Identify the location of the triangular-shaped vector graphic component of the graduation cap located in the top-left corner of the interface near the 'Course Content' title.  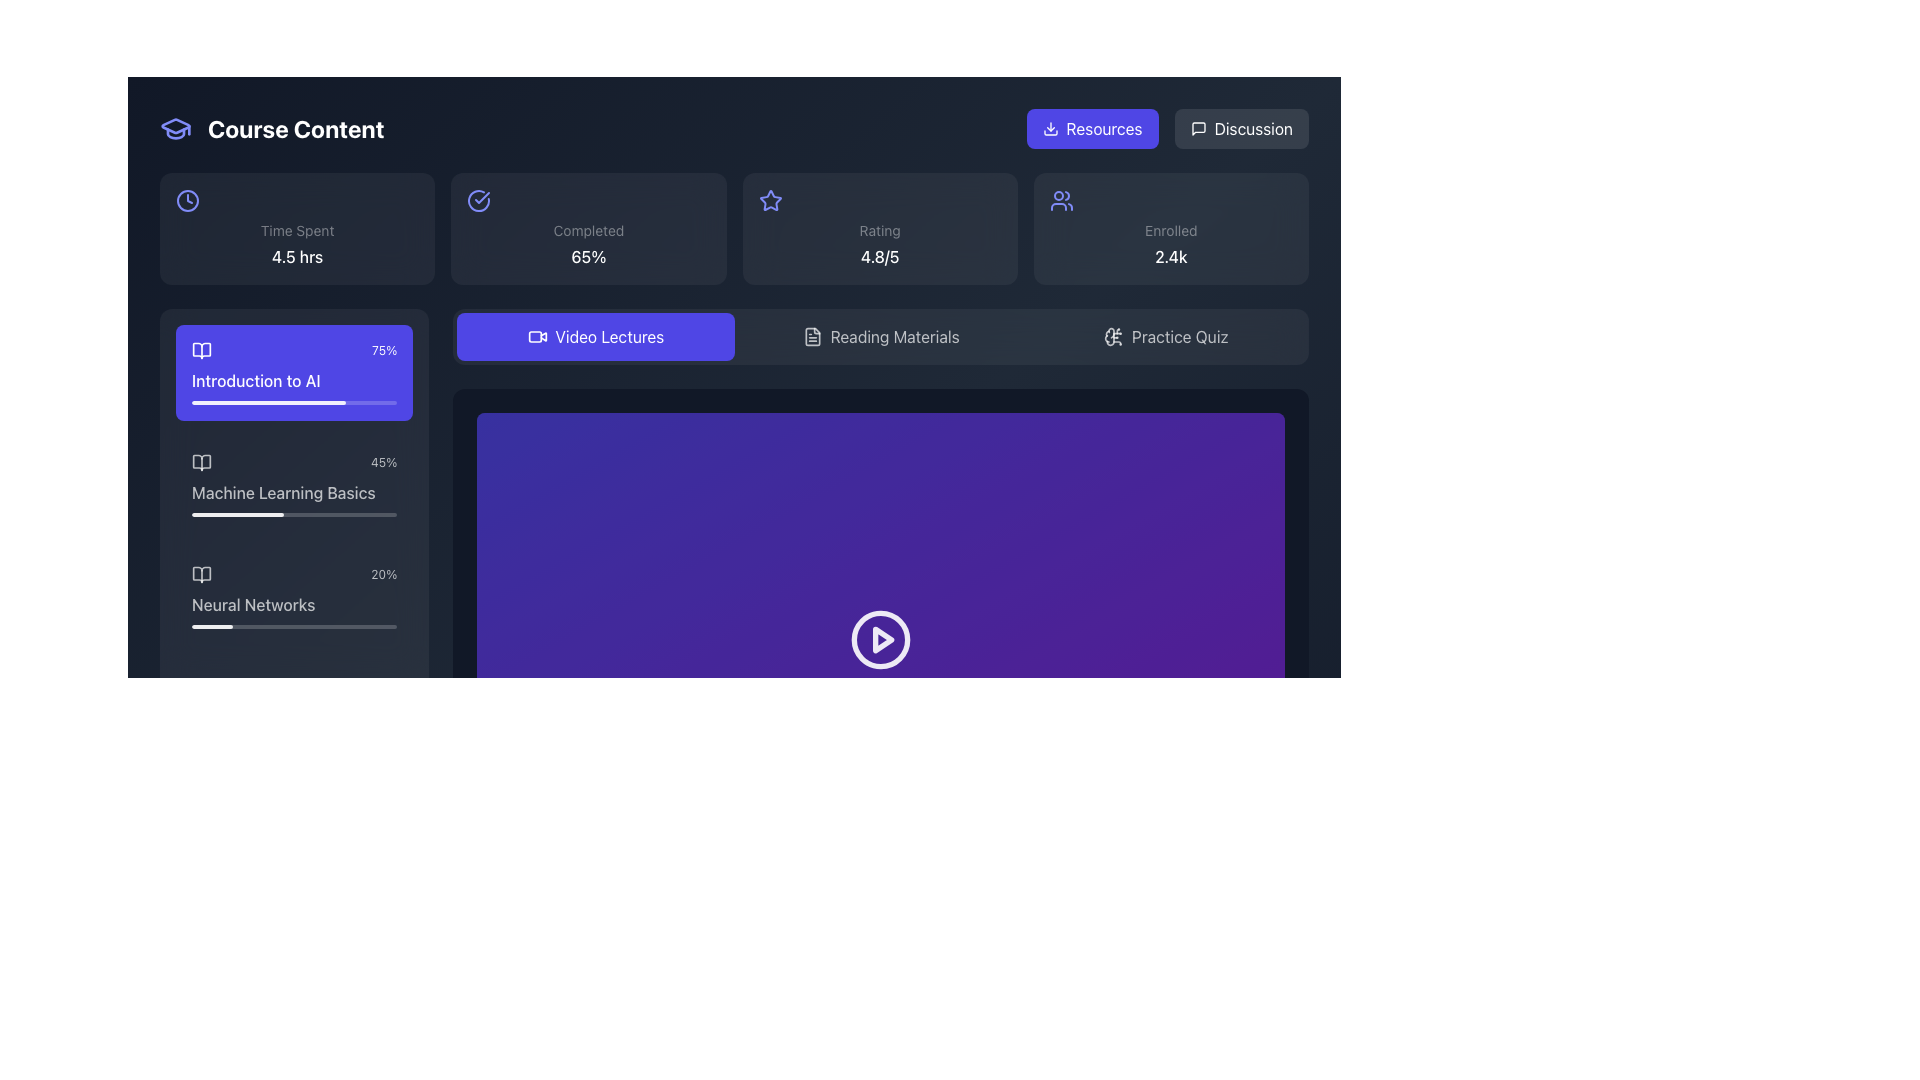
(176, 126).